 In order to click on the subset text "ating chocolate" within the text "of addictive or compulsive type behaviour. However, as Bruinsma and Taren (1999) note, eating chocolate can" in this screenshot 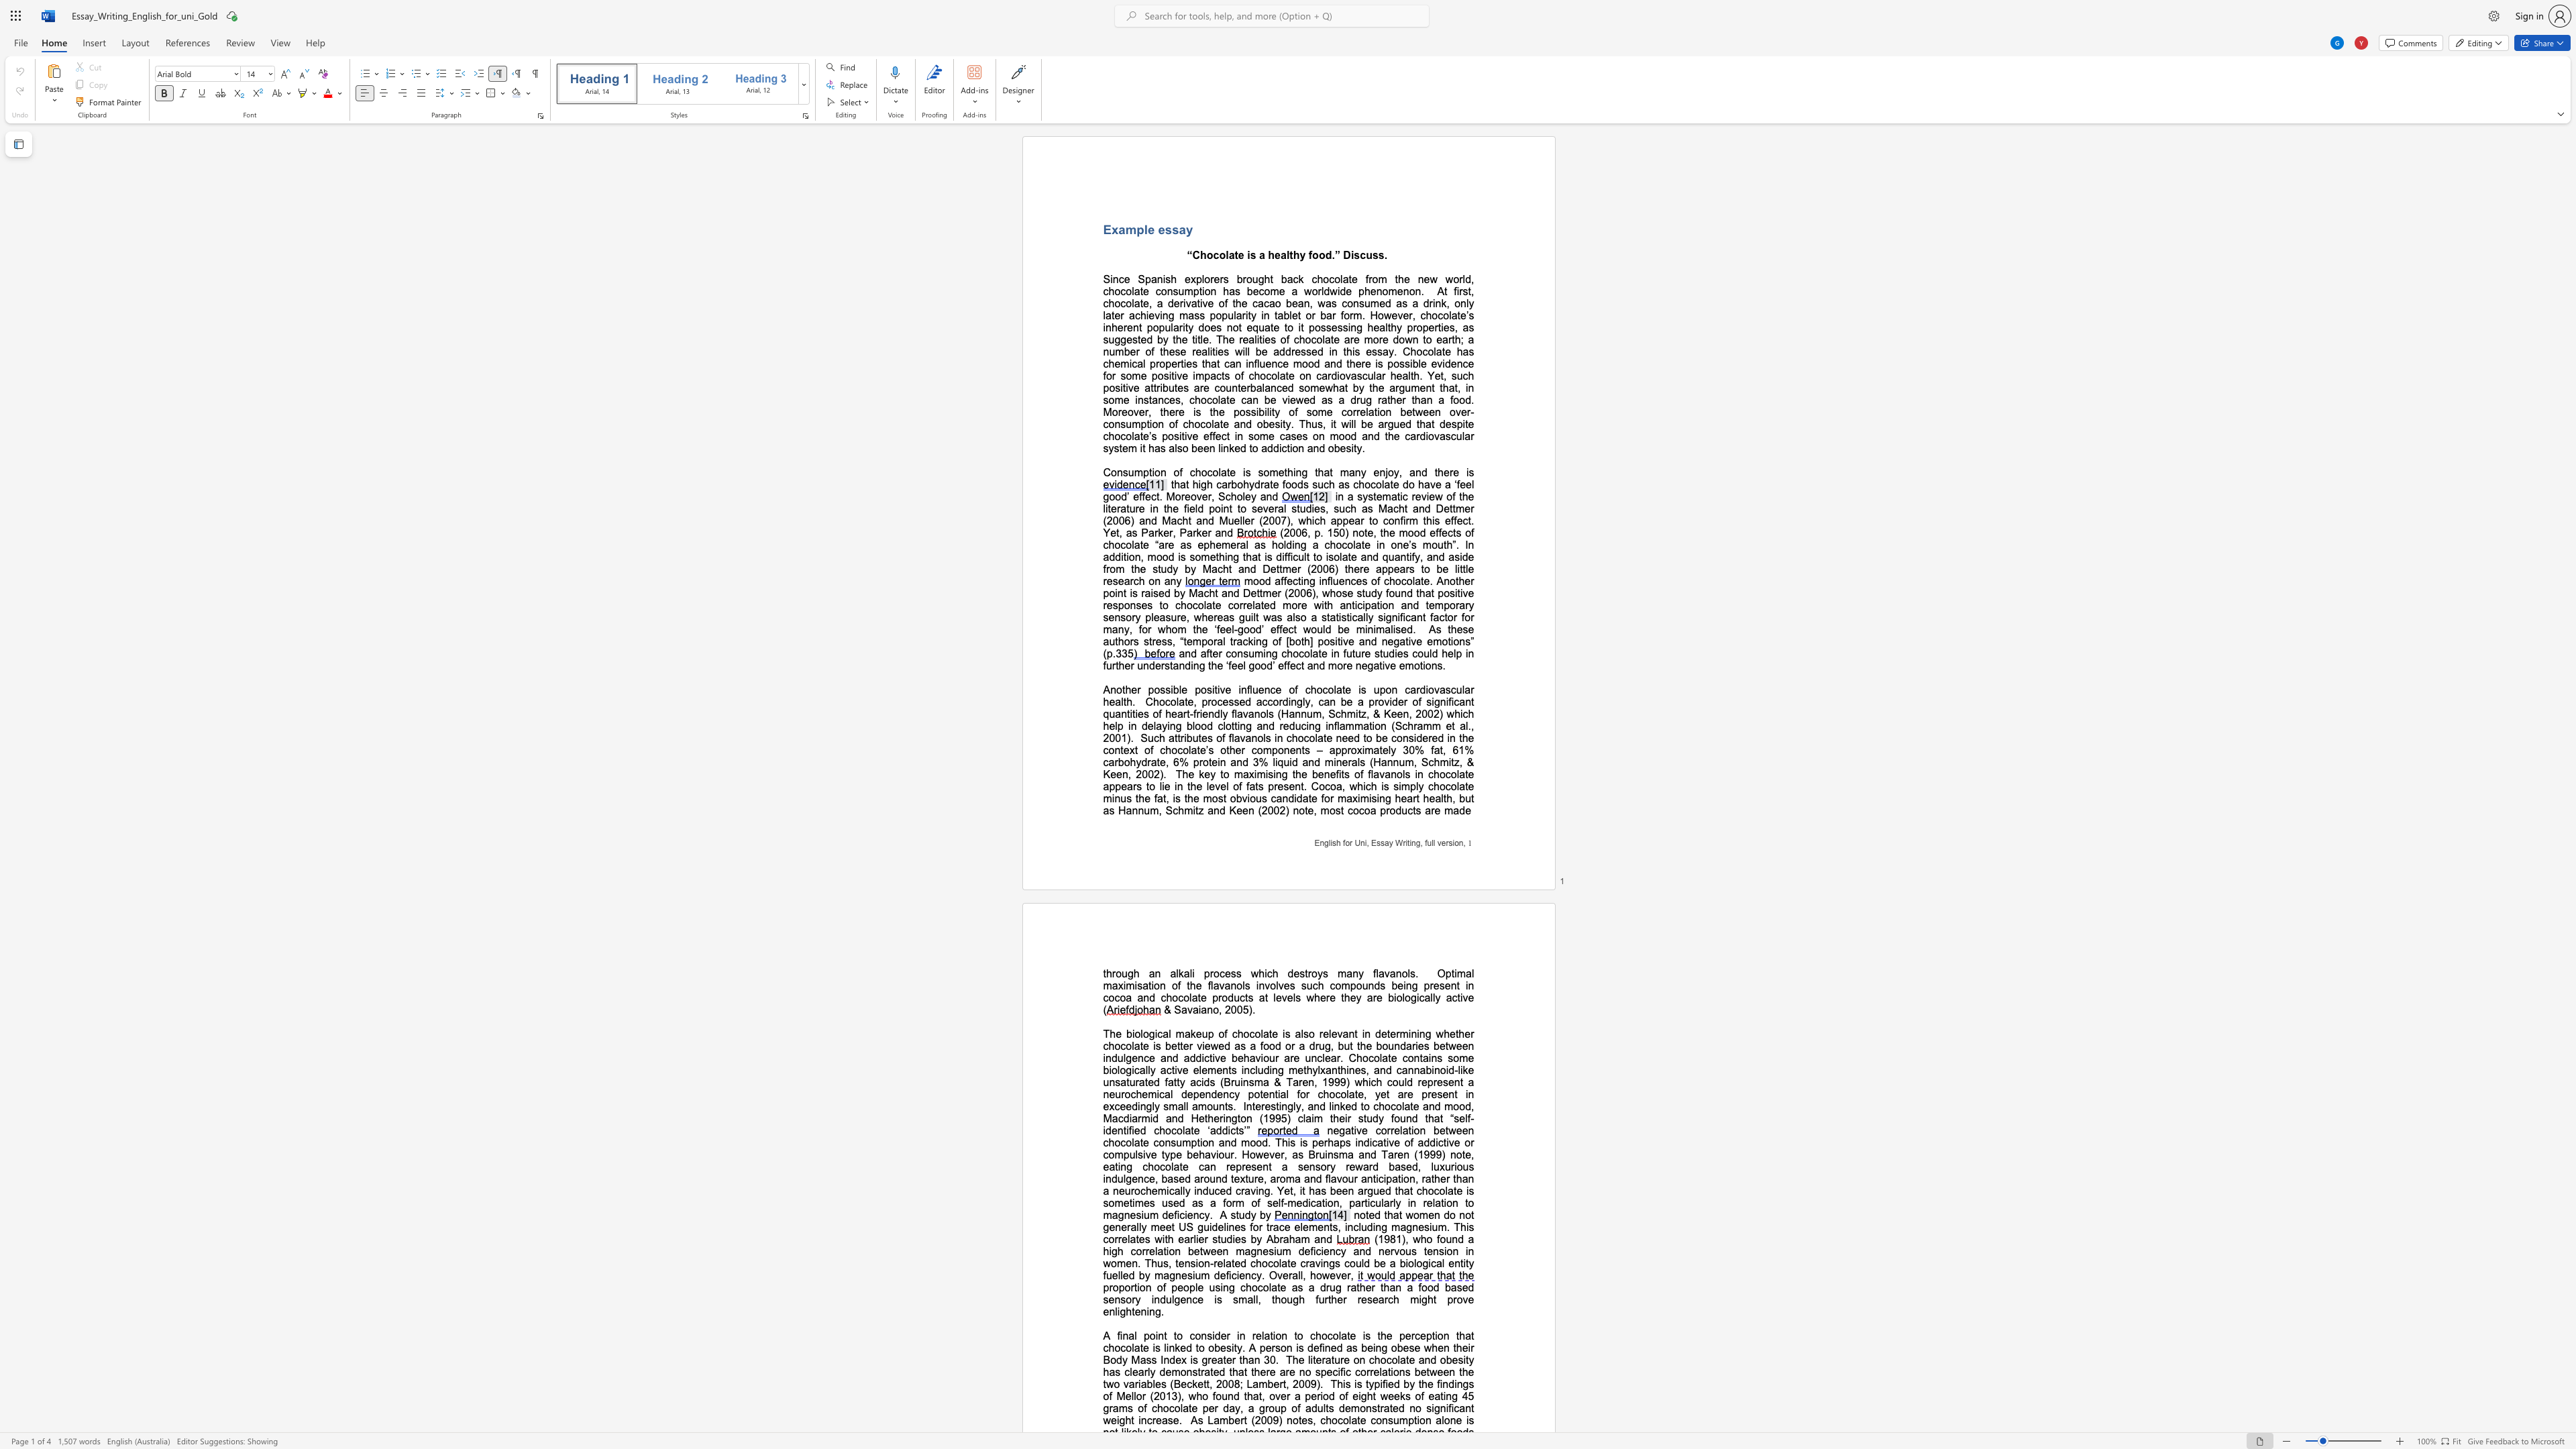, I will do `click(1108, 1166)`.